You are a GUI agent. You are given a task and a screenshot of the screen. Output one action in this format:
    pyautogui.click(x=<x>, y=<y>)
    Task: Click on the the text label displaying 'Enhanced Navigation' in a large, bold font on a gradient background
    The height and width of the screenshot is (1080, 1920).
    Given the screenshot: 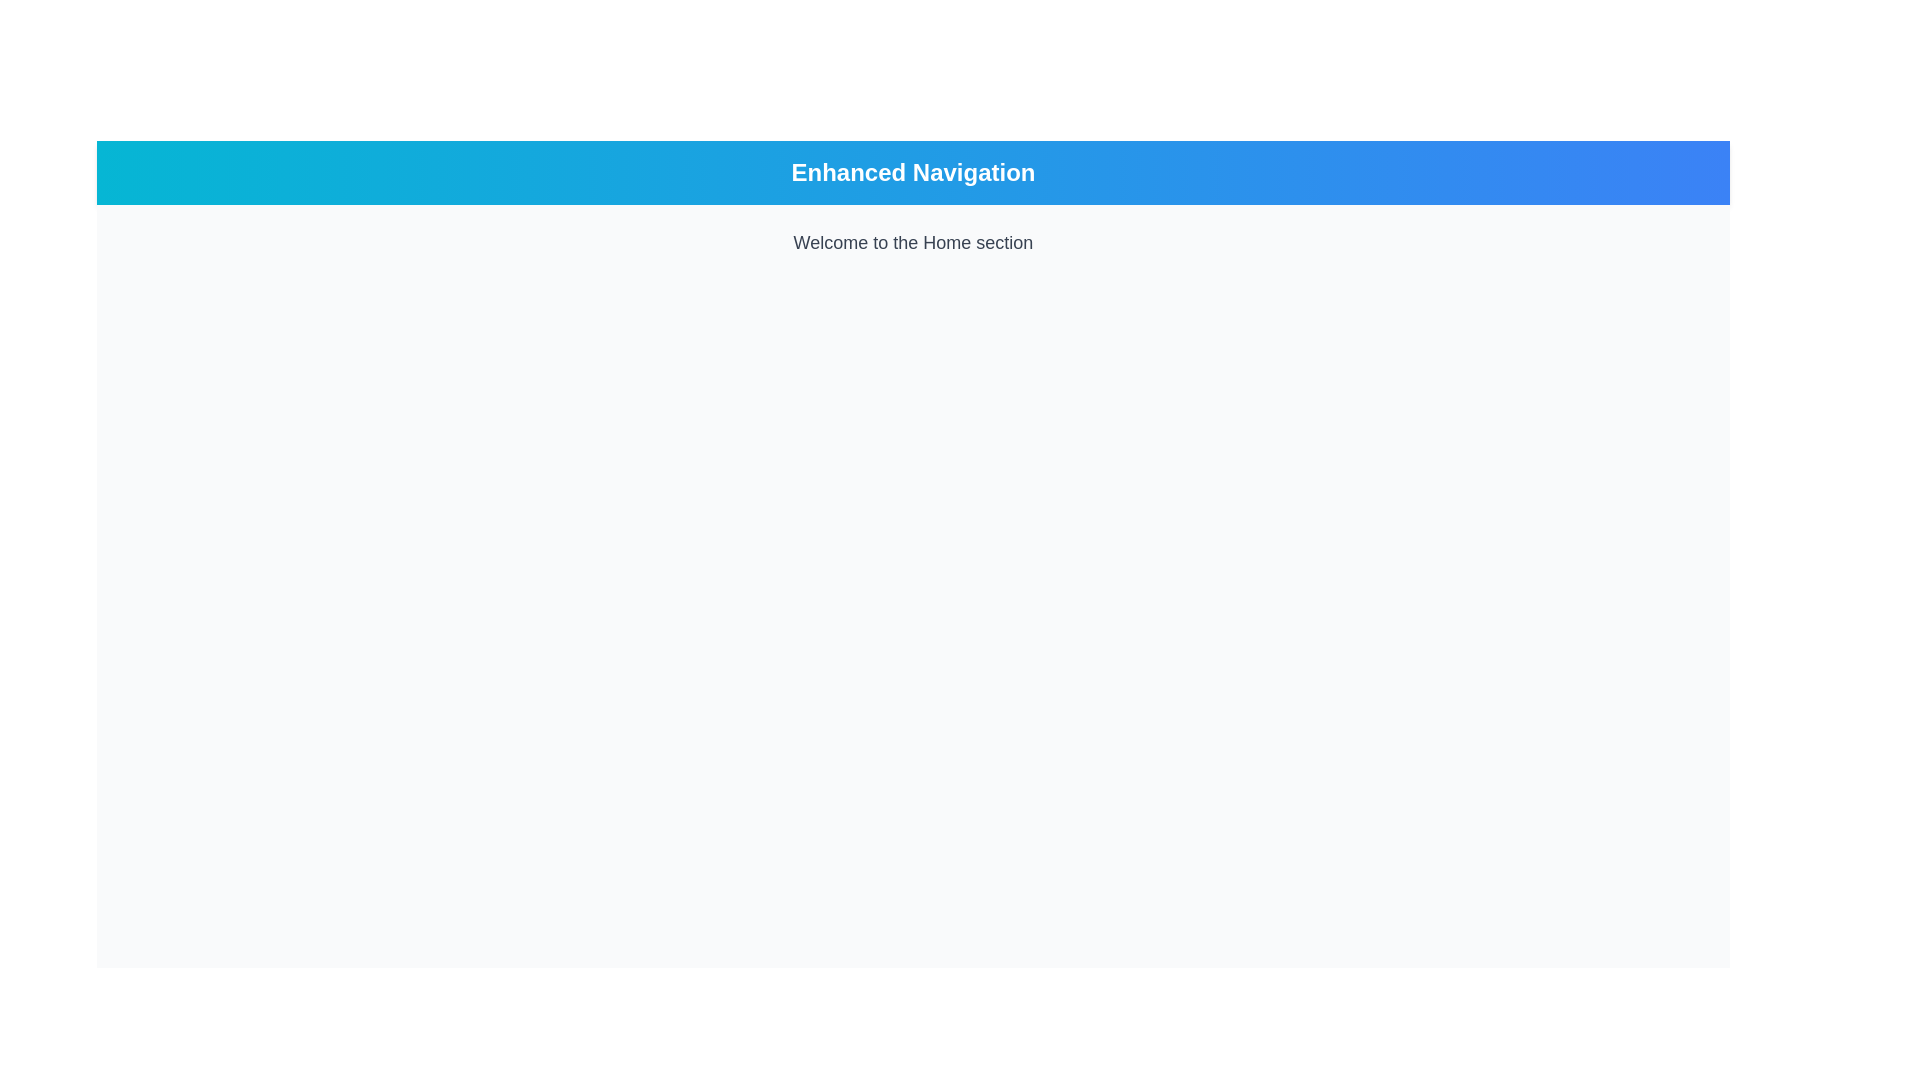 What is the action you would take?
    pyautogui.click(x=912, y=172)
    